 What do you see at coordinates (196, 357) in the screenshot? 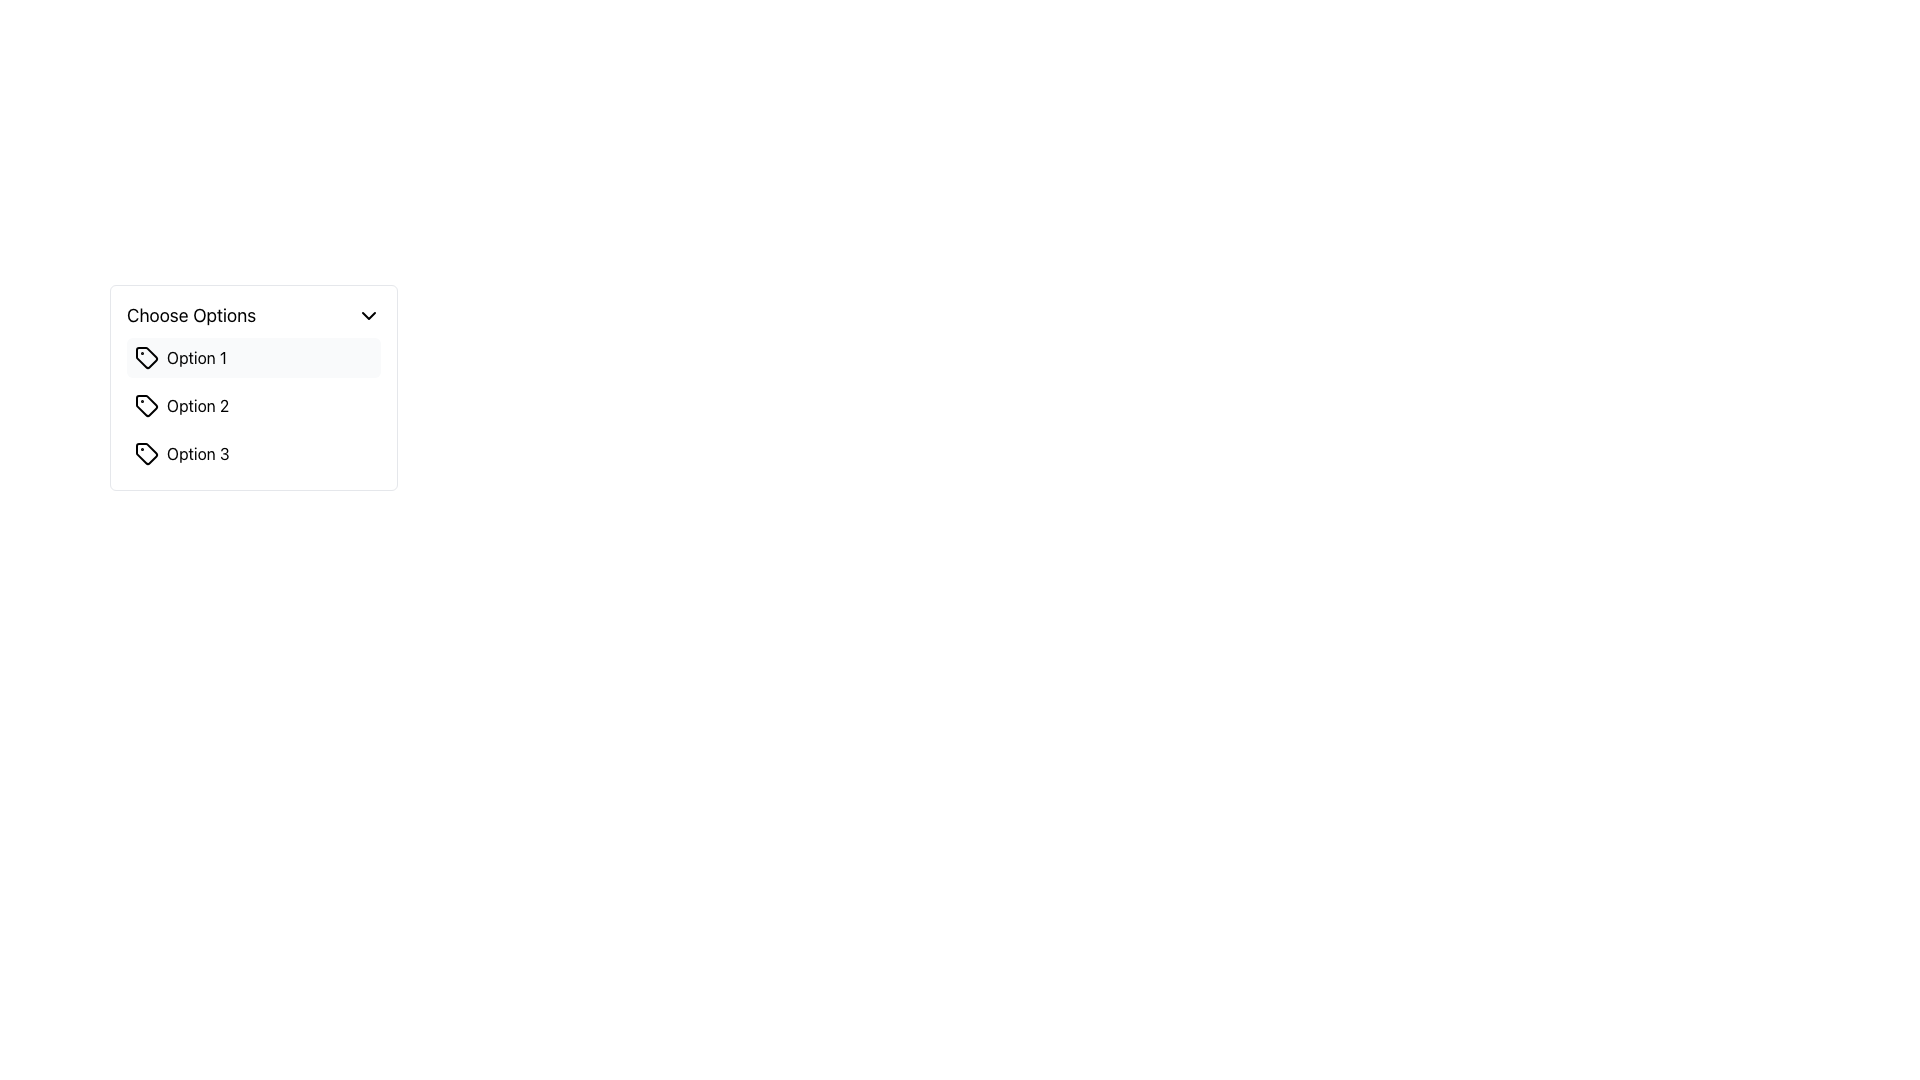
I see `the text label displaying 'Option 1'` at bounding box center [196, 357].